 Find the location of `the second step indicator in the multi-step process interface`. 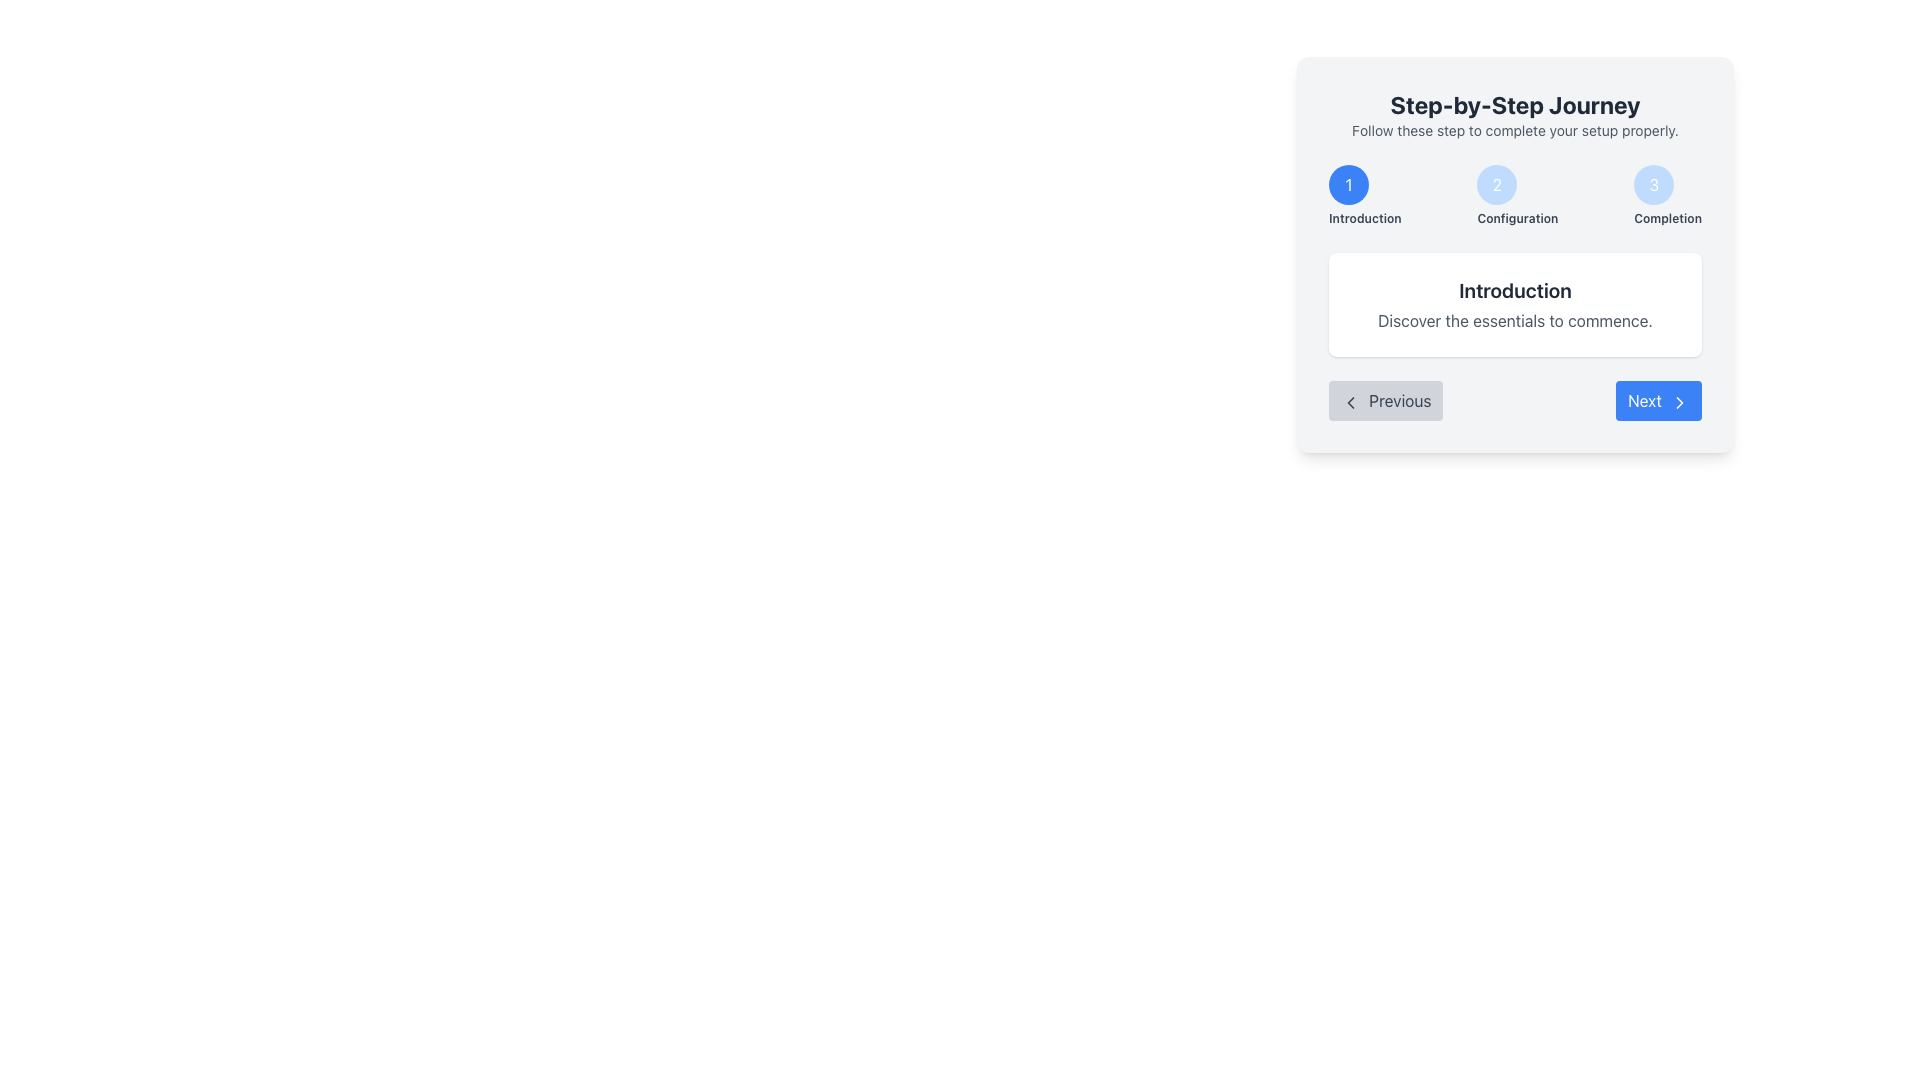

the second step indicator in the multi-step process interface is located at coordinates (1517, 196).